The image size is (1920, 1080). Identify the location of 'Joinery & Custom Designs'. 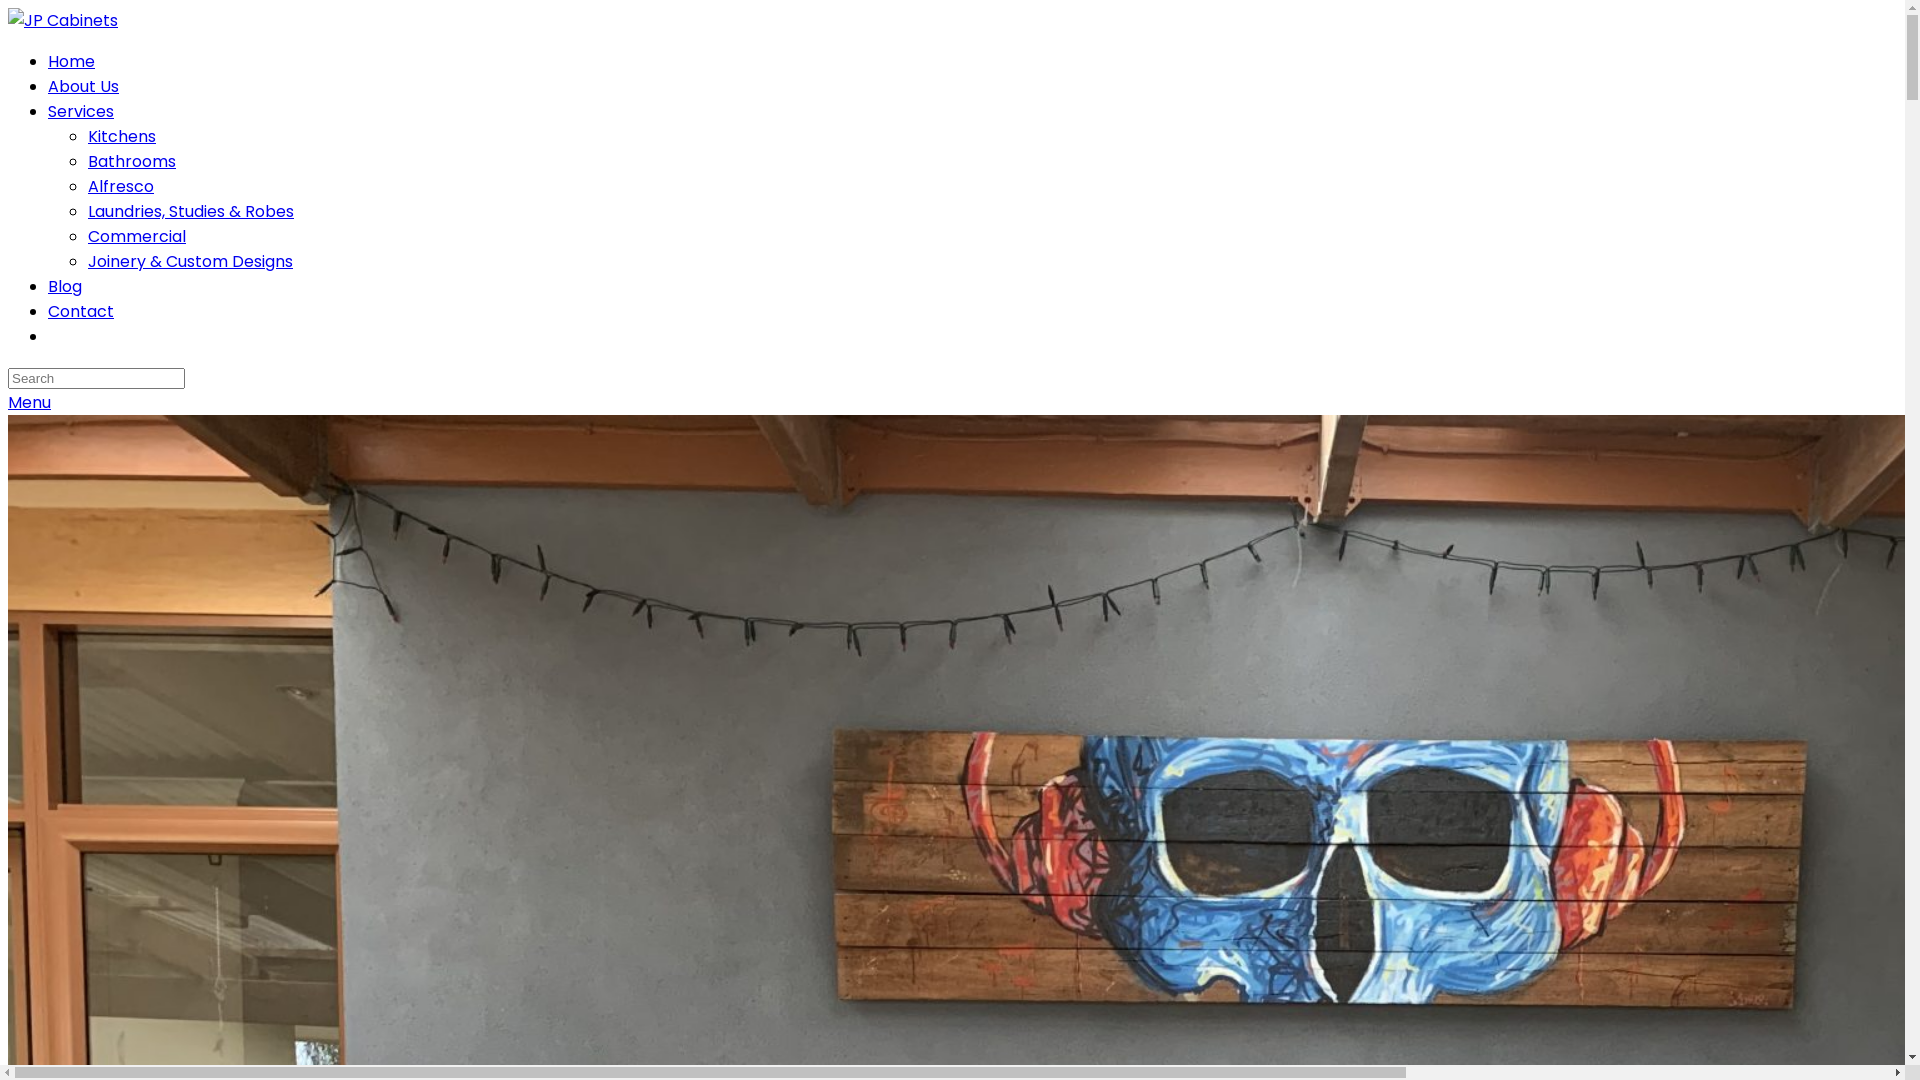
(190, 260).